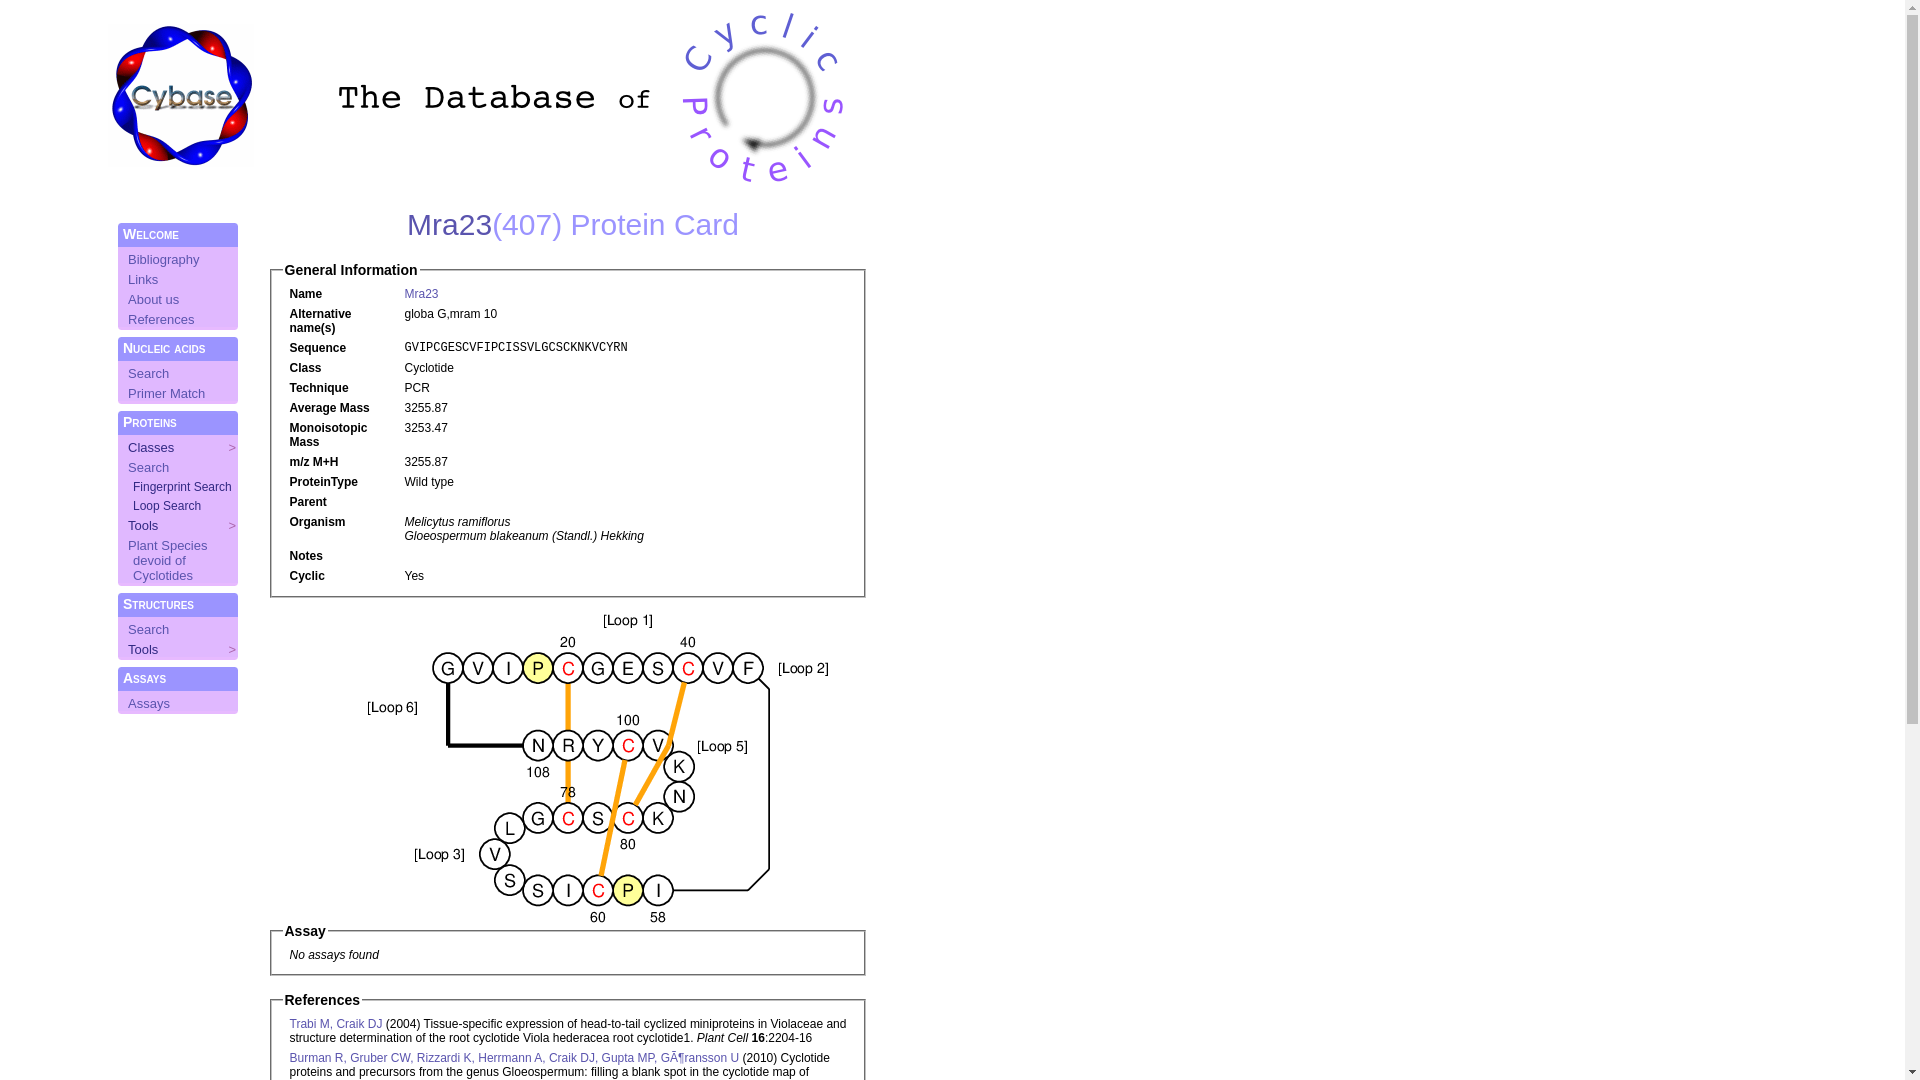 Image resolution: width=1920 pixels, height=1080 pixels. What do you see at coordinates (127, 467) in the screenshot?
I see `'Search'` at bounding box center [127, 467].